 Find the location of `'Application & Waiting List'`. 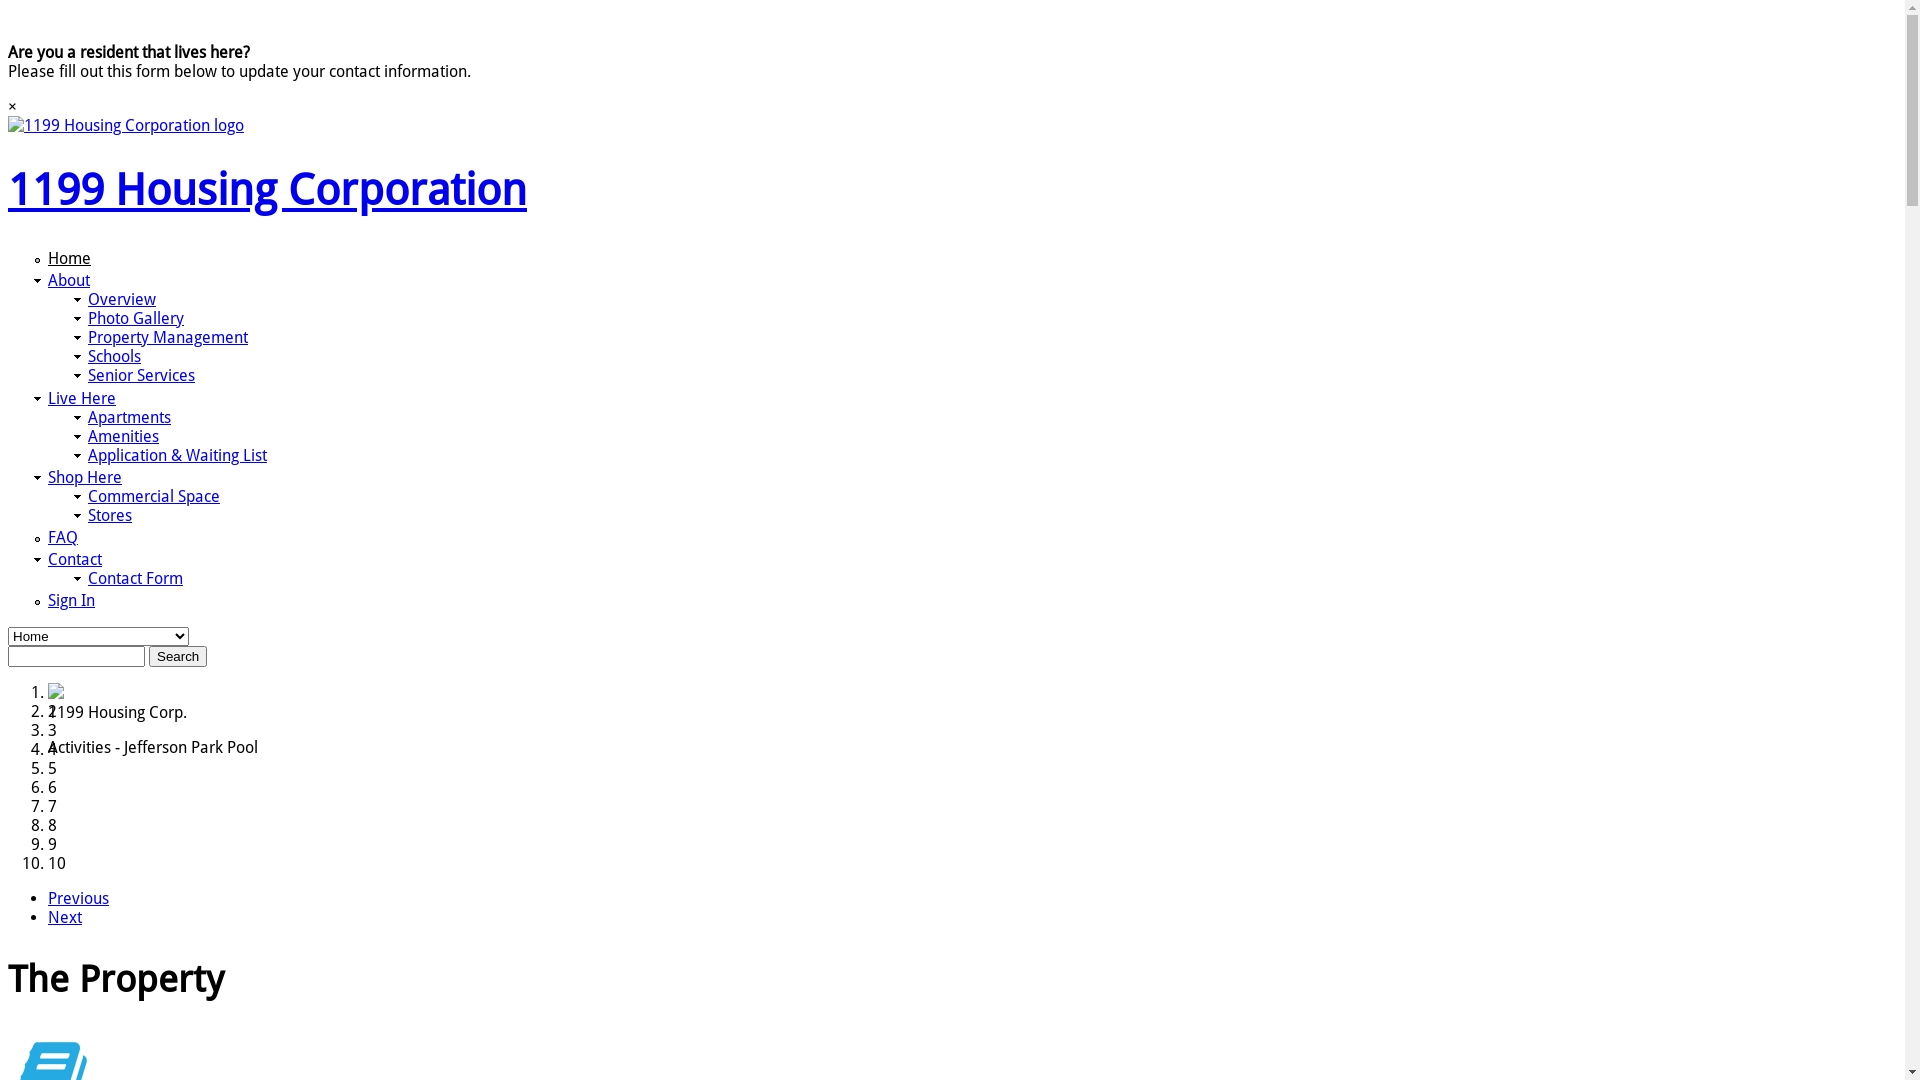

'Application & Waiting List' is located at coordinates (177, 455).